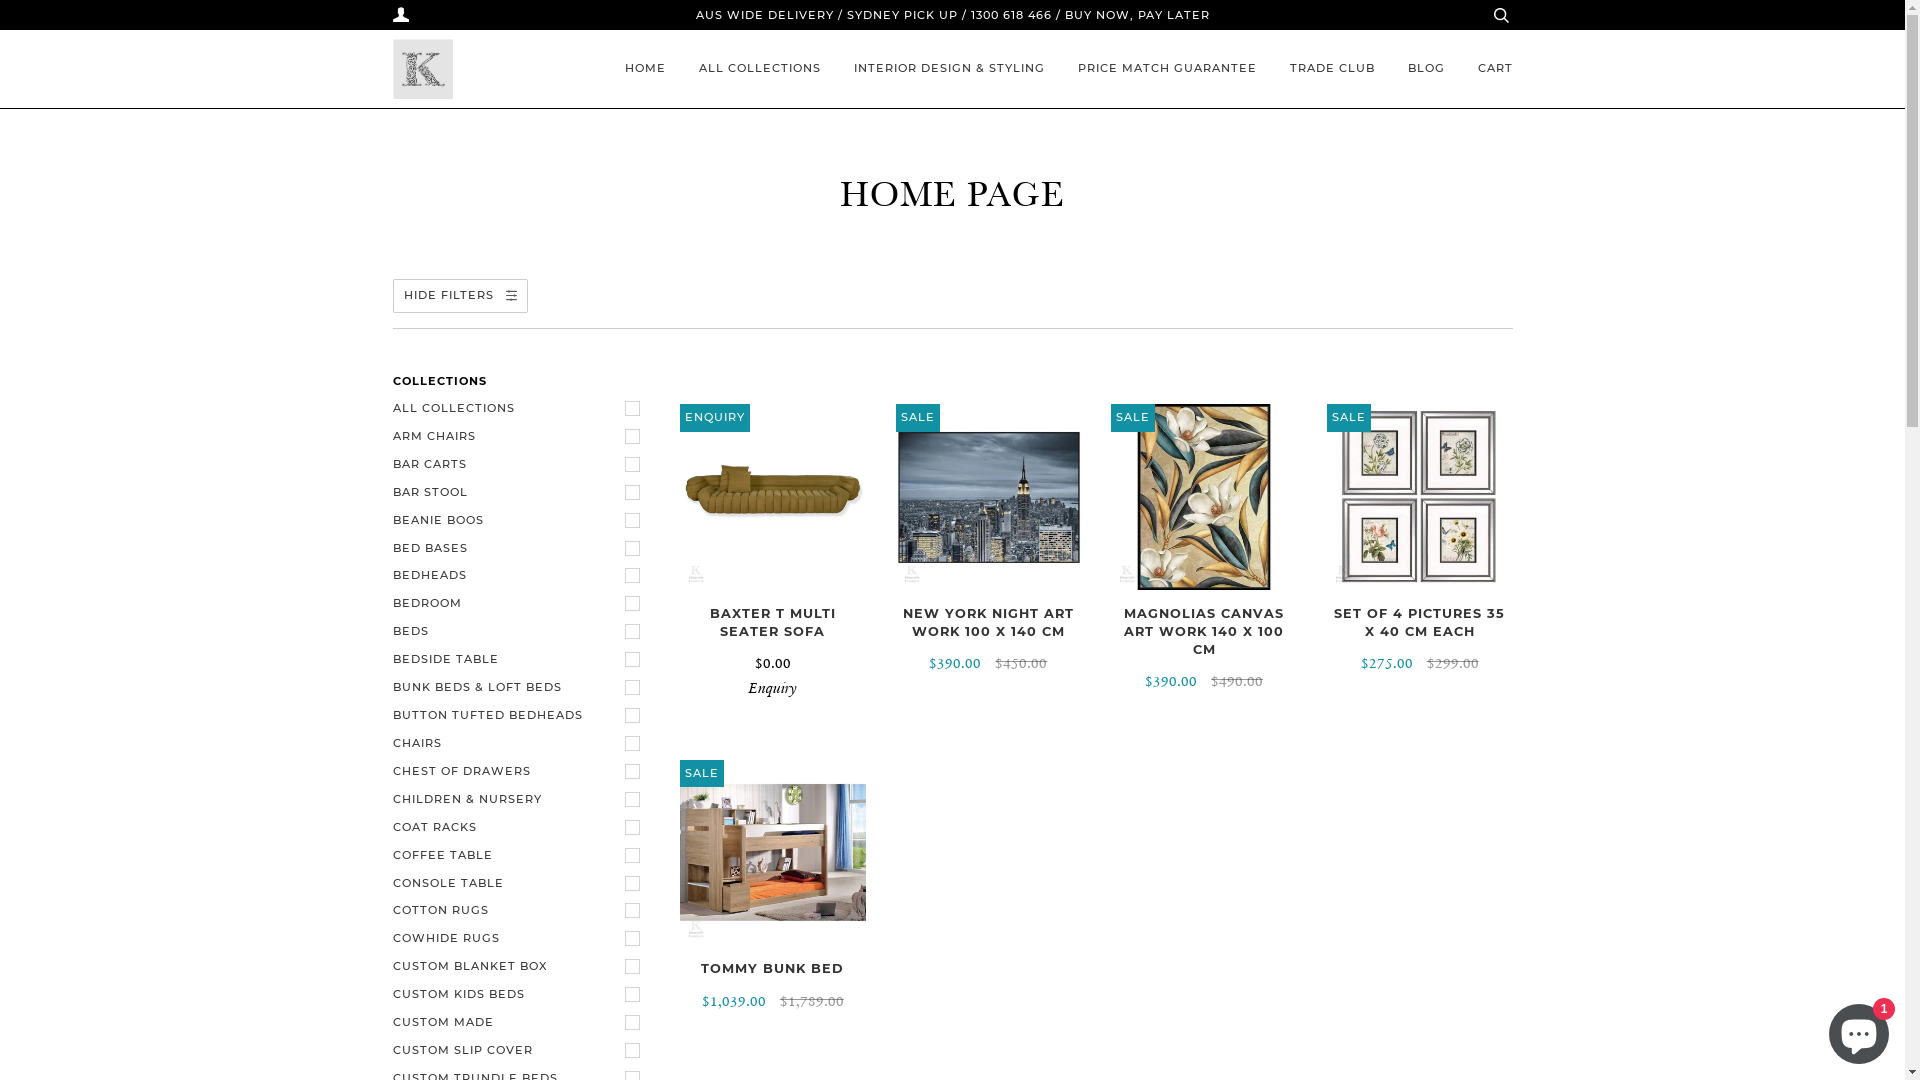 The image size is (1920, 1080). I want to click on 'BEDSIDE TABLE', so click(392, 659).